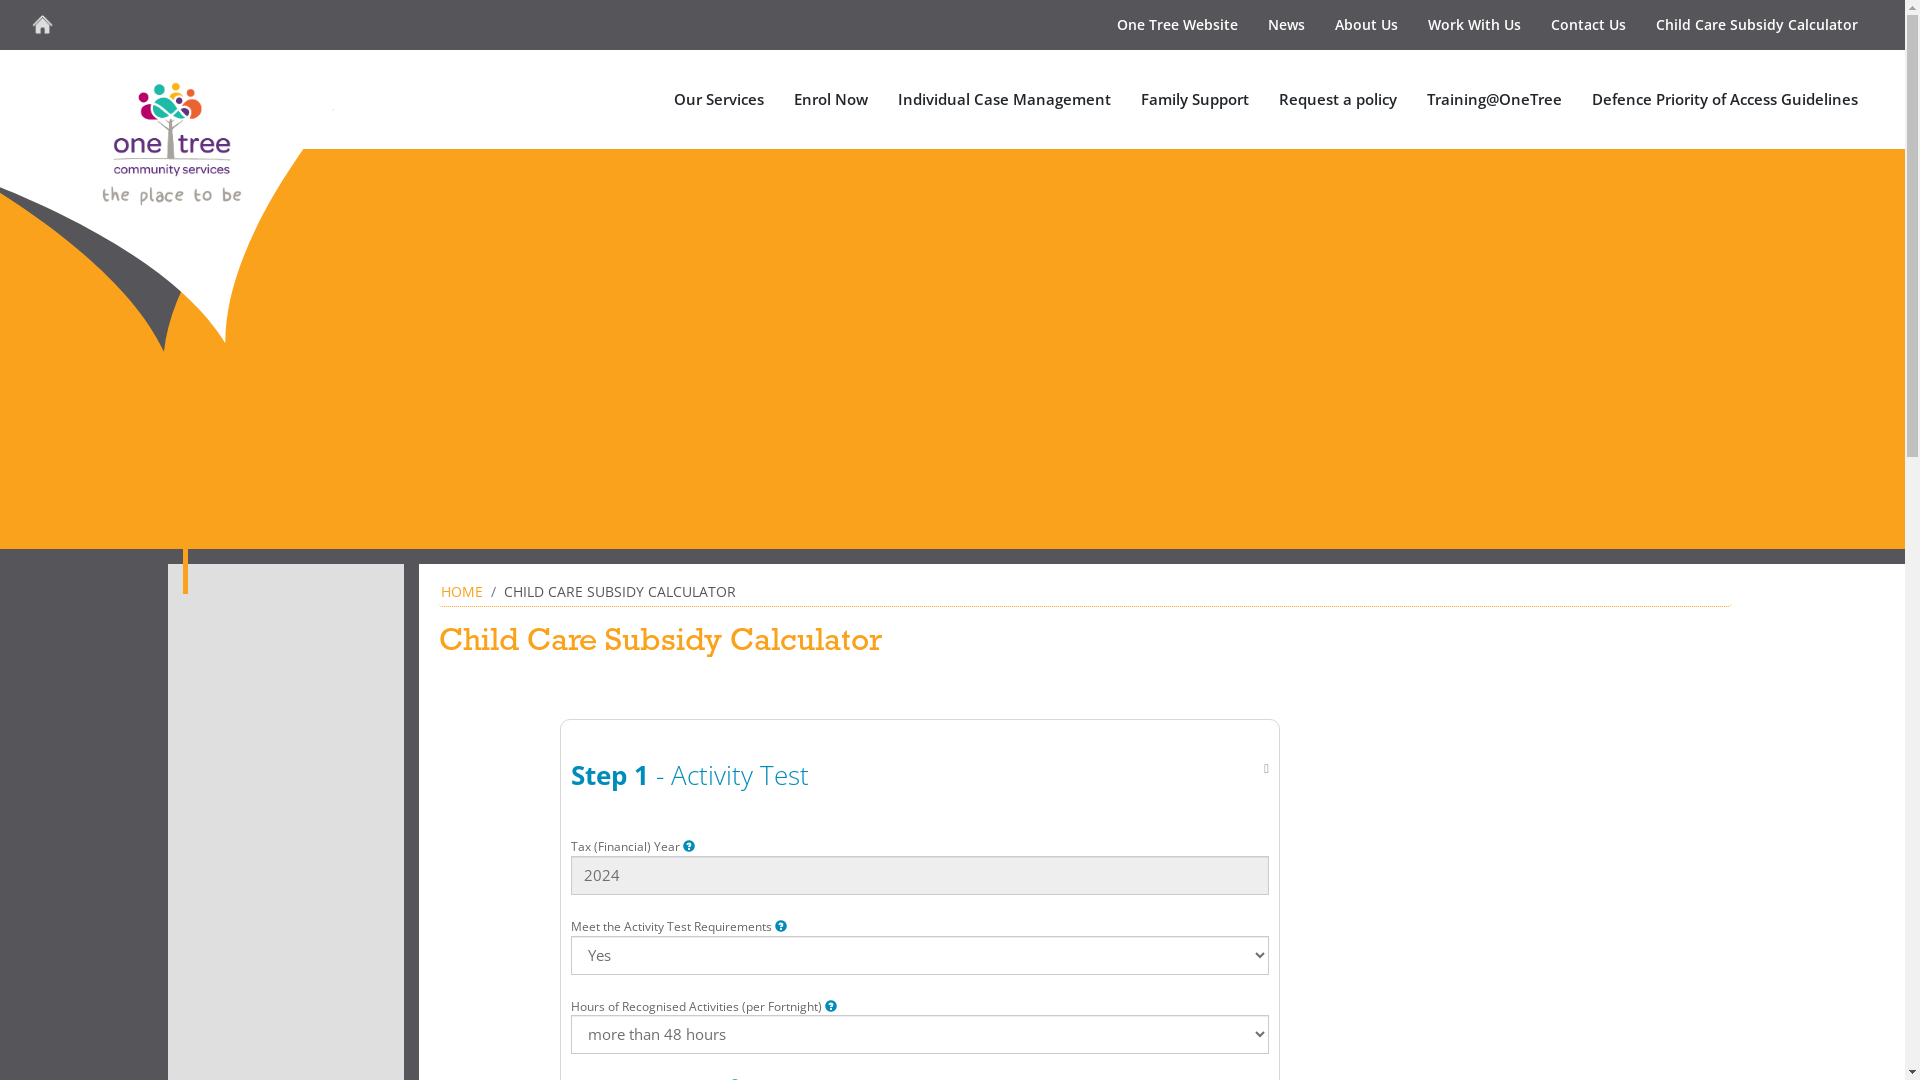 The height and width of the screenshot is (1080, 1920). Describe the element at coordinates (1411, 24) in the screenshot. I see `'Work With Us'` at that location.